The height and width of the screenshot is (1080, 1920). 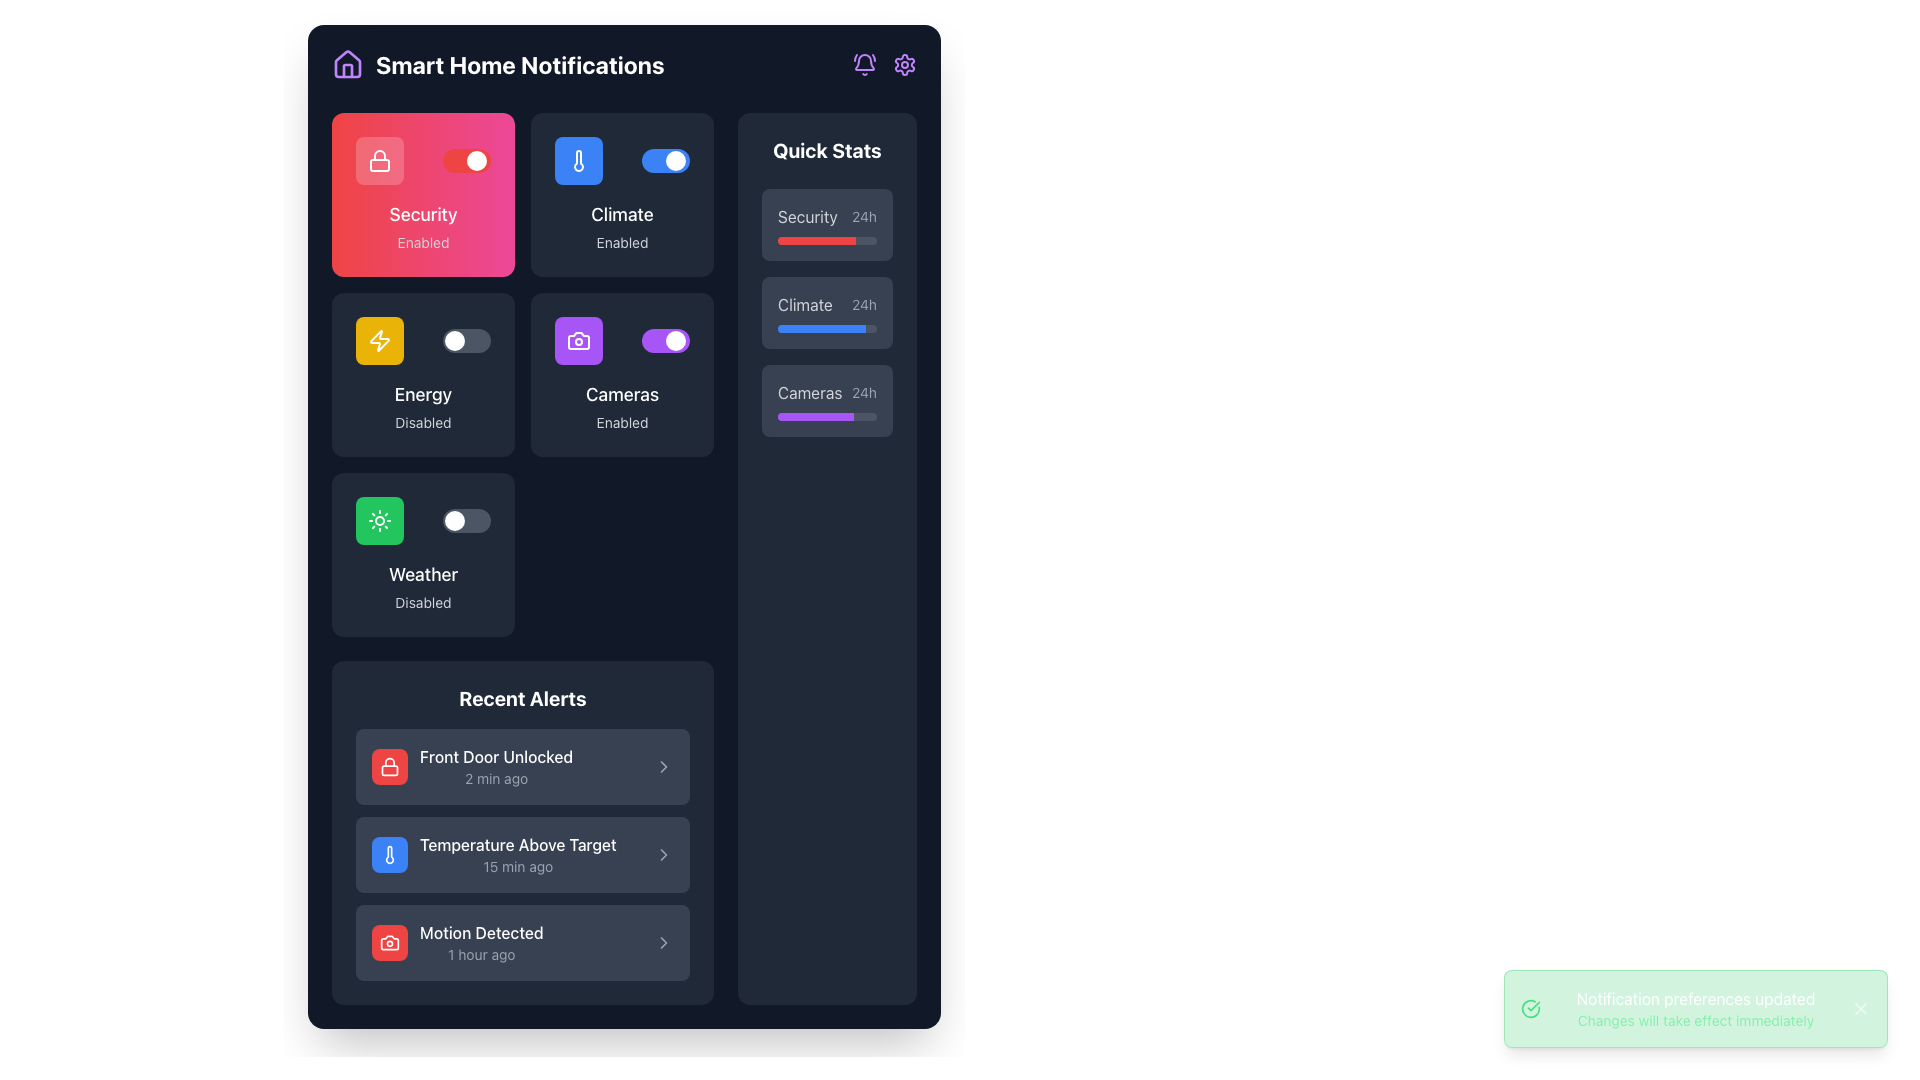 What do you see at coordinates (422, 519) in the screenshot?
I see `the Toggle switch in the Weather section` at bounding box center [422, 519].